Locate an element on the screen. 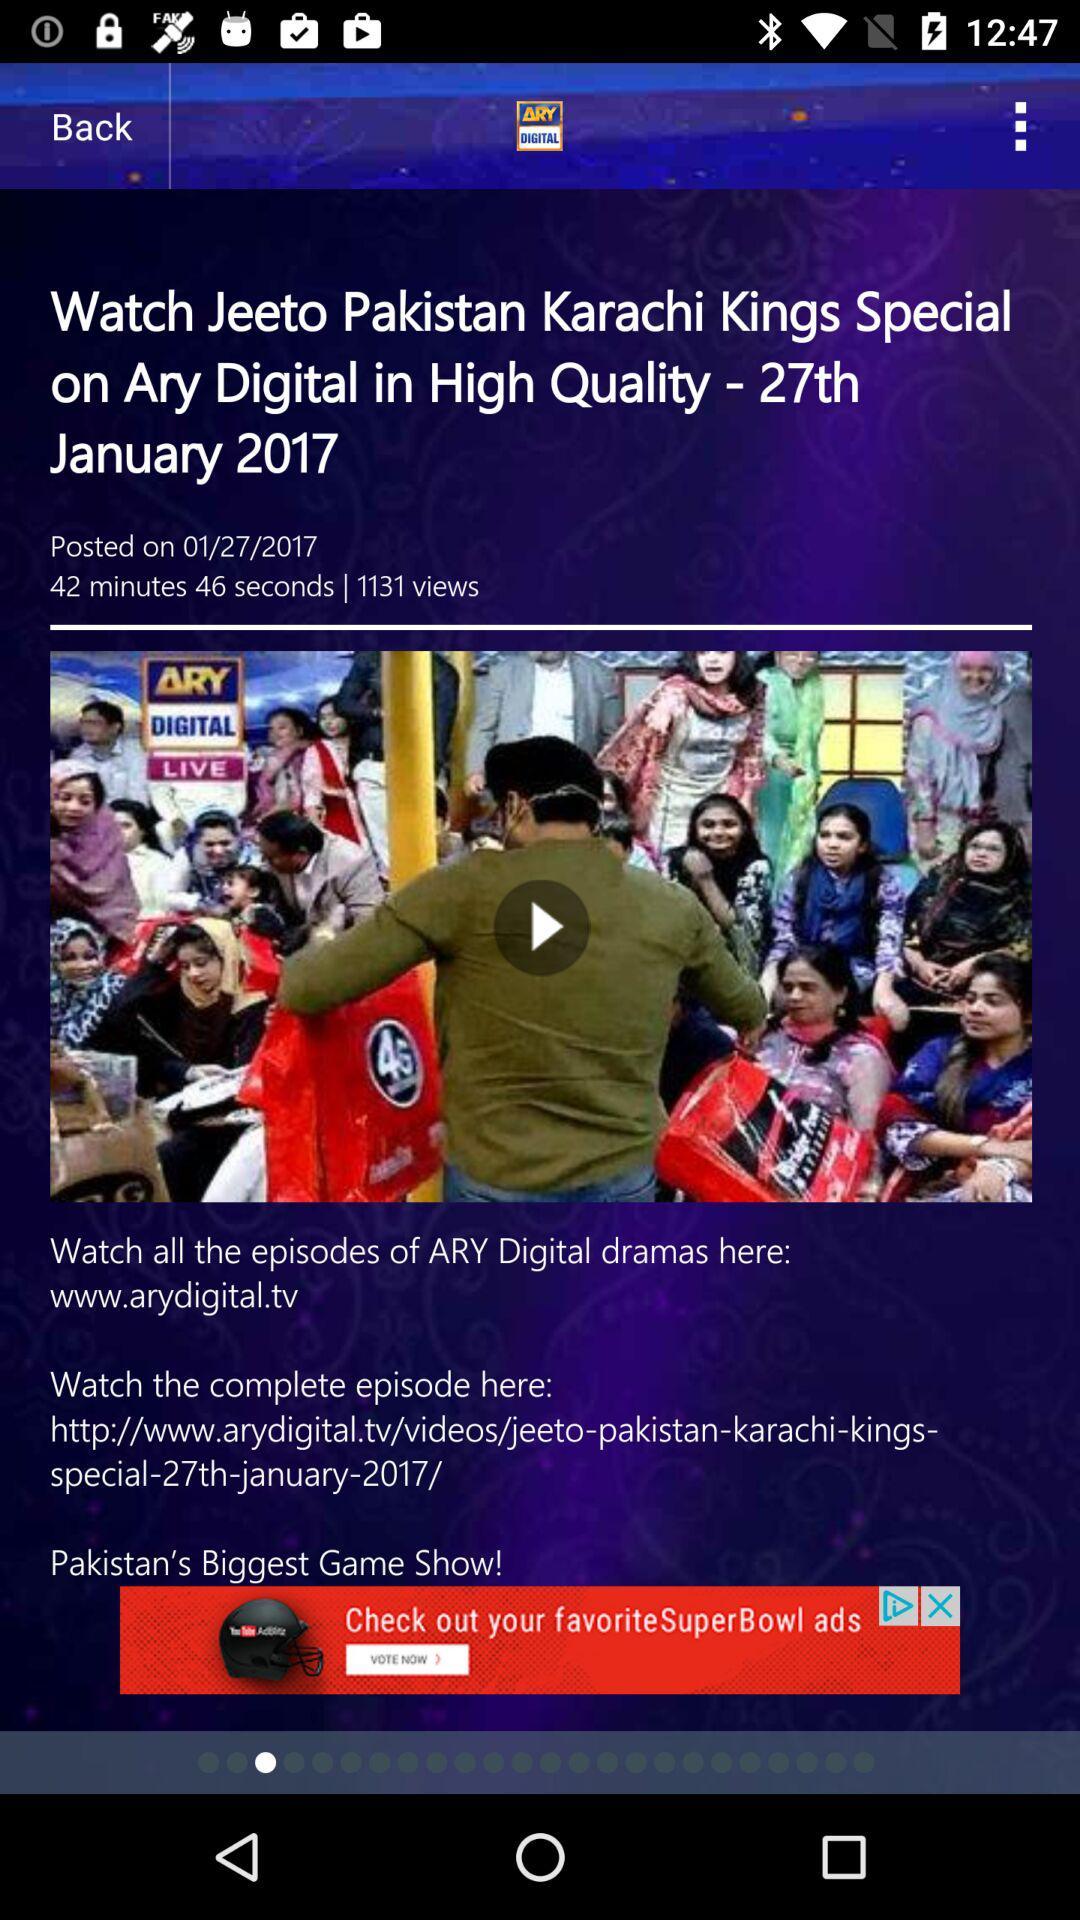 The height and width of the screenshot is (1920, 1080). vedio page is located at coordinates (540, 824).